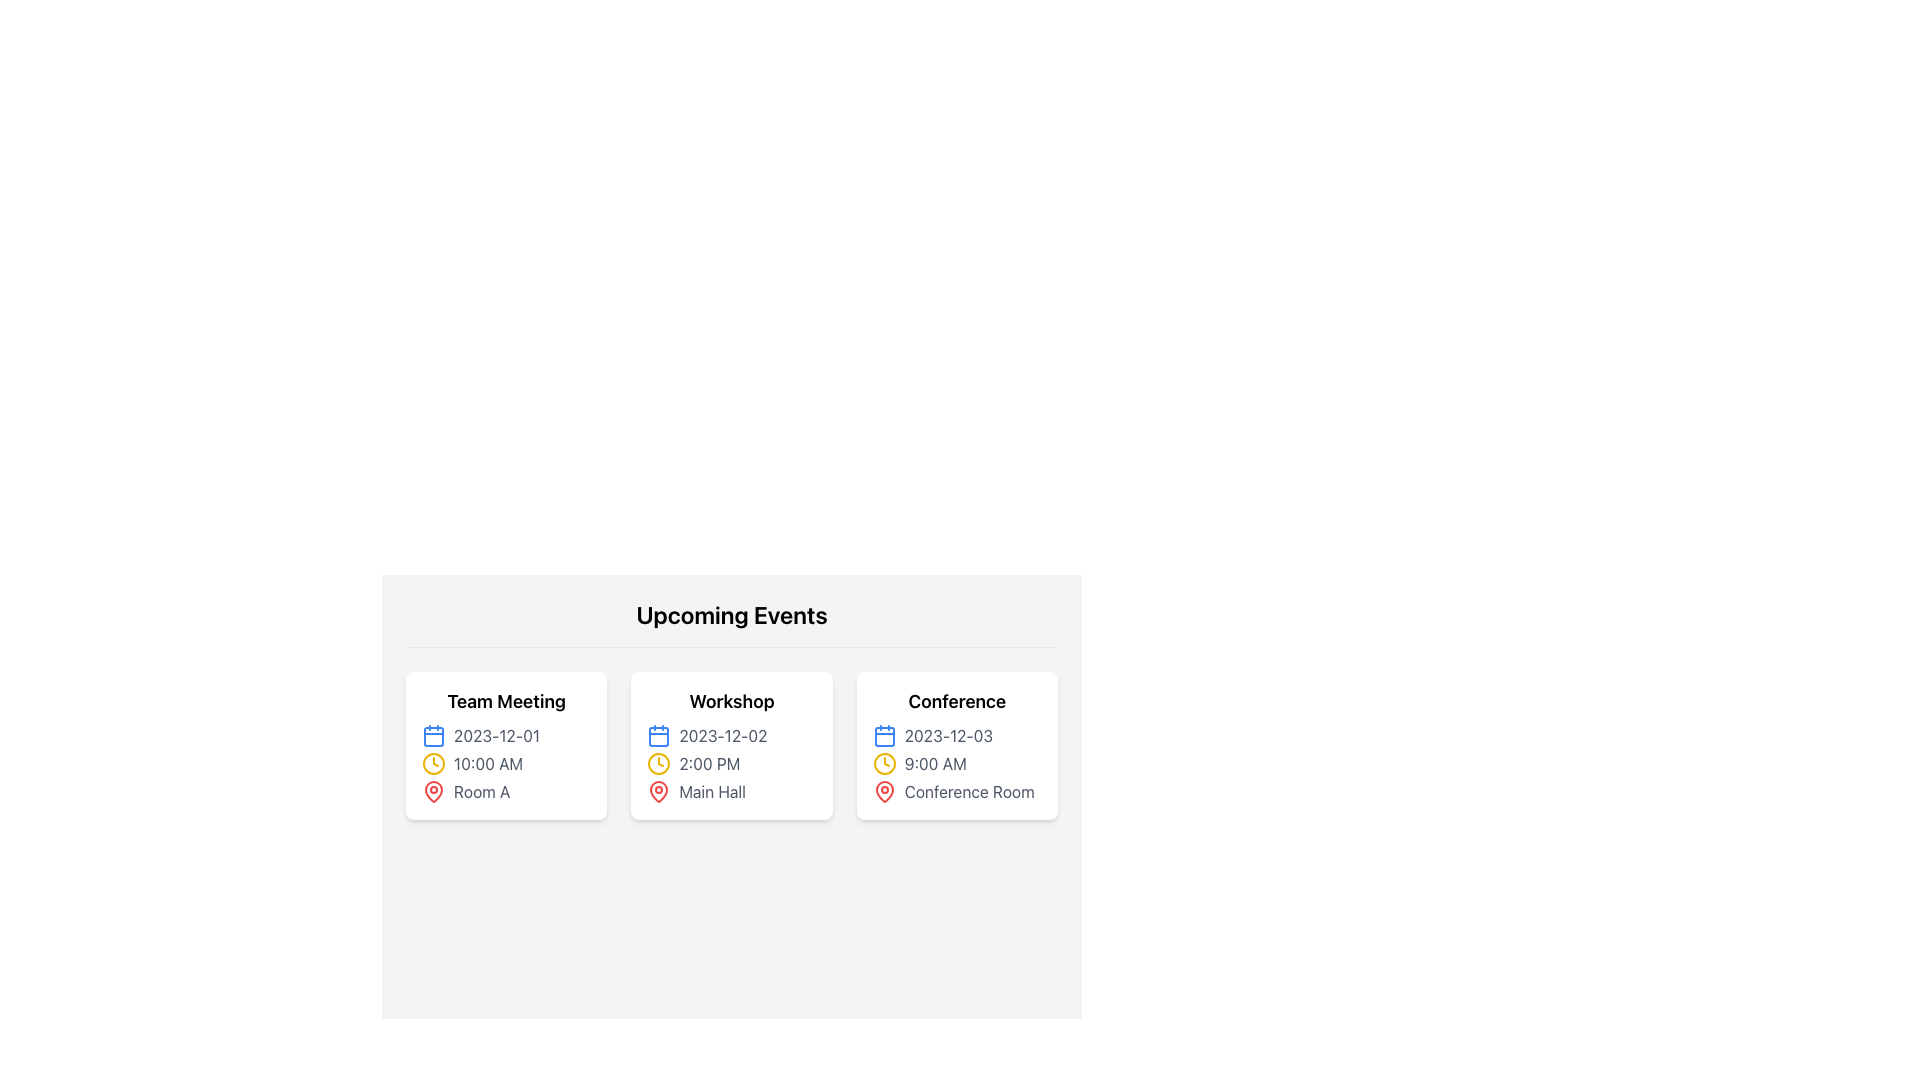 The width and height of the screenshot is (1920, 1080). I want to click on the small yellow clock icon with clock hands located to the left of the text '10:00 AM' within the 'Team Meeting' card under the 'Upcoming Events' section, so click(432, 763).